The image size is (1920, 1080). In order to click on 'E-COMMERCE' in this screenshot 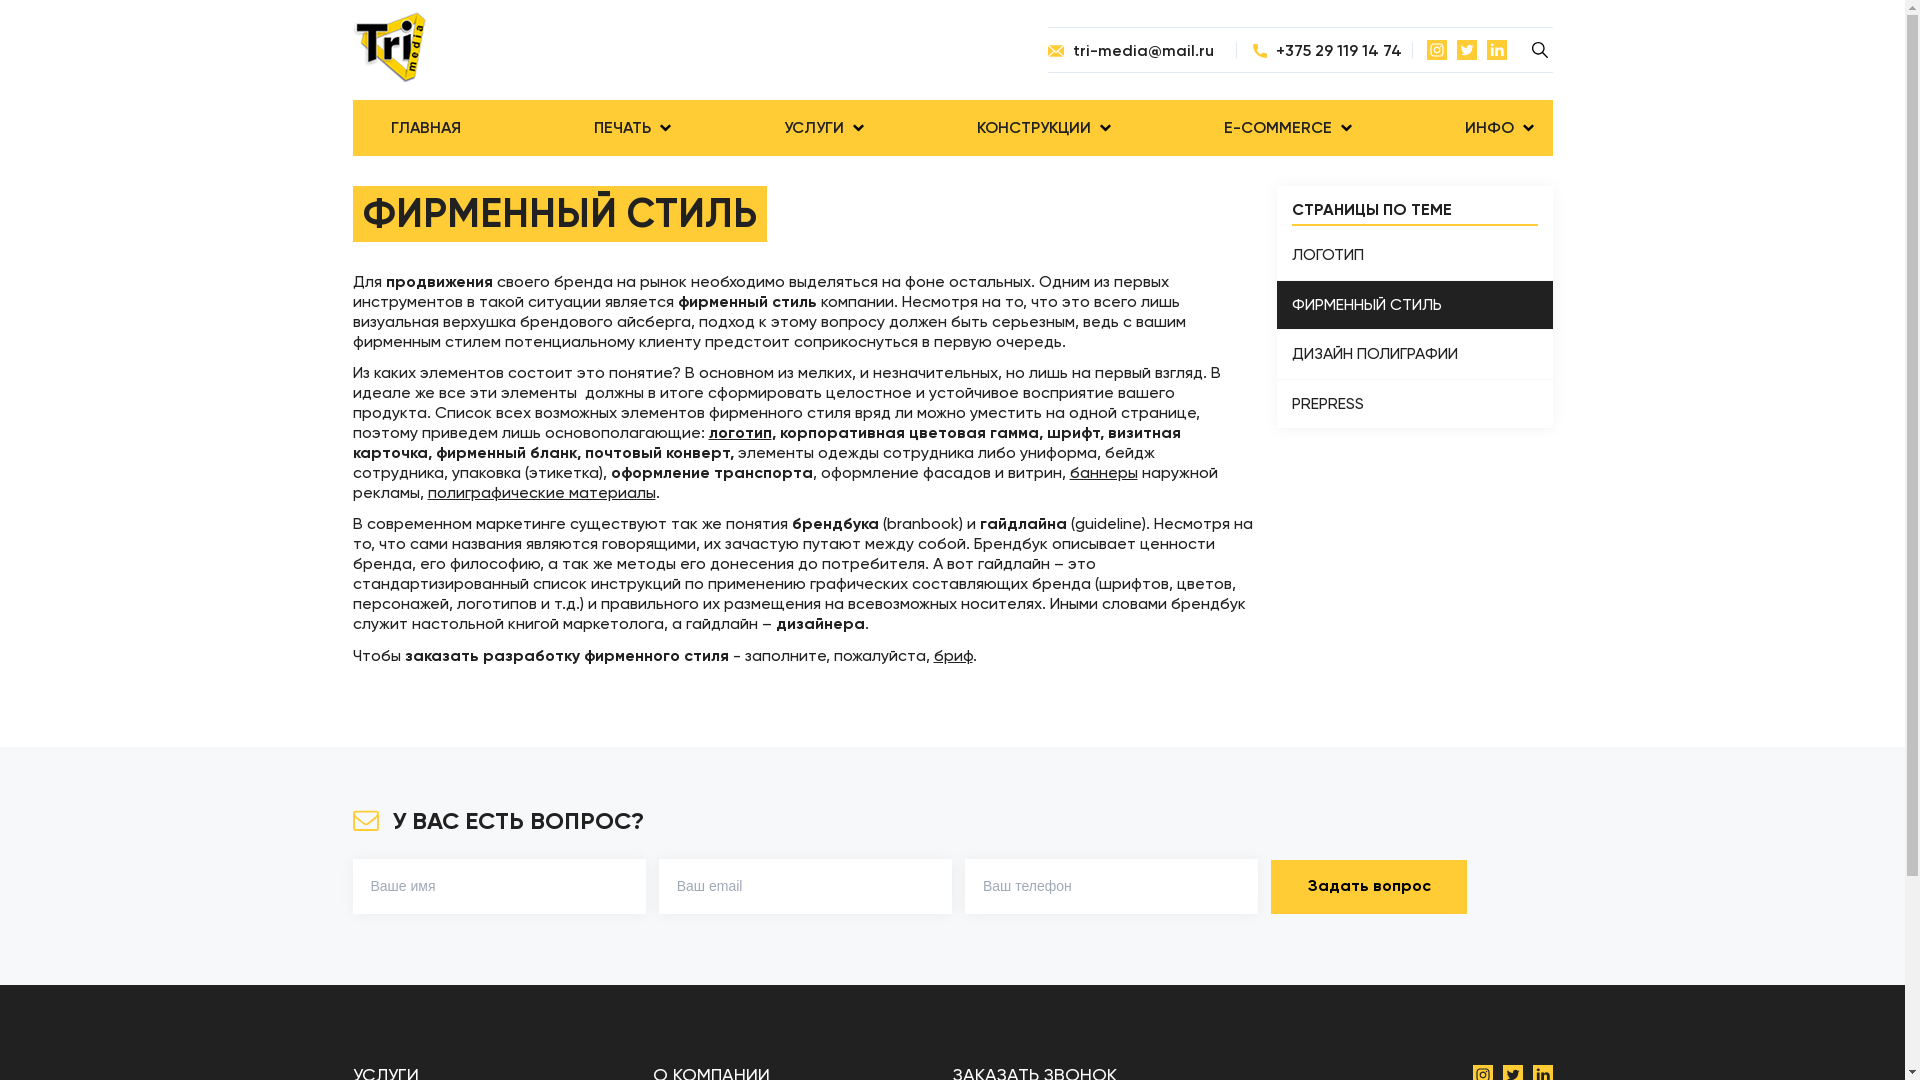, I will do `click(1276, 127)`.